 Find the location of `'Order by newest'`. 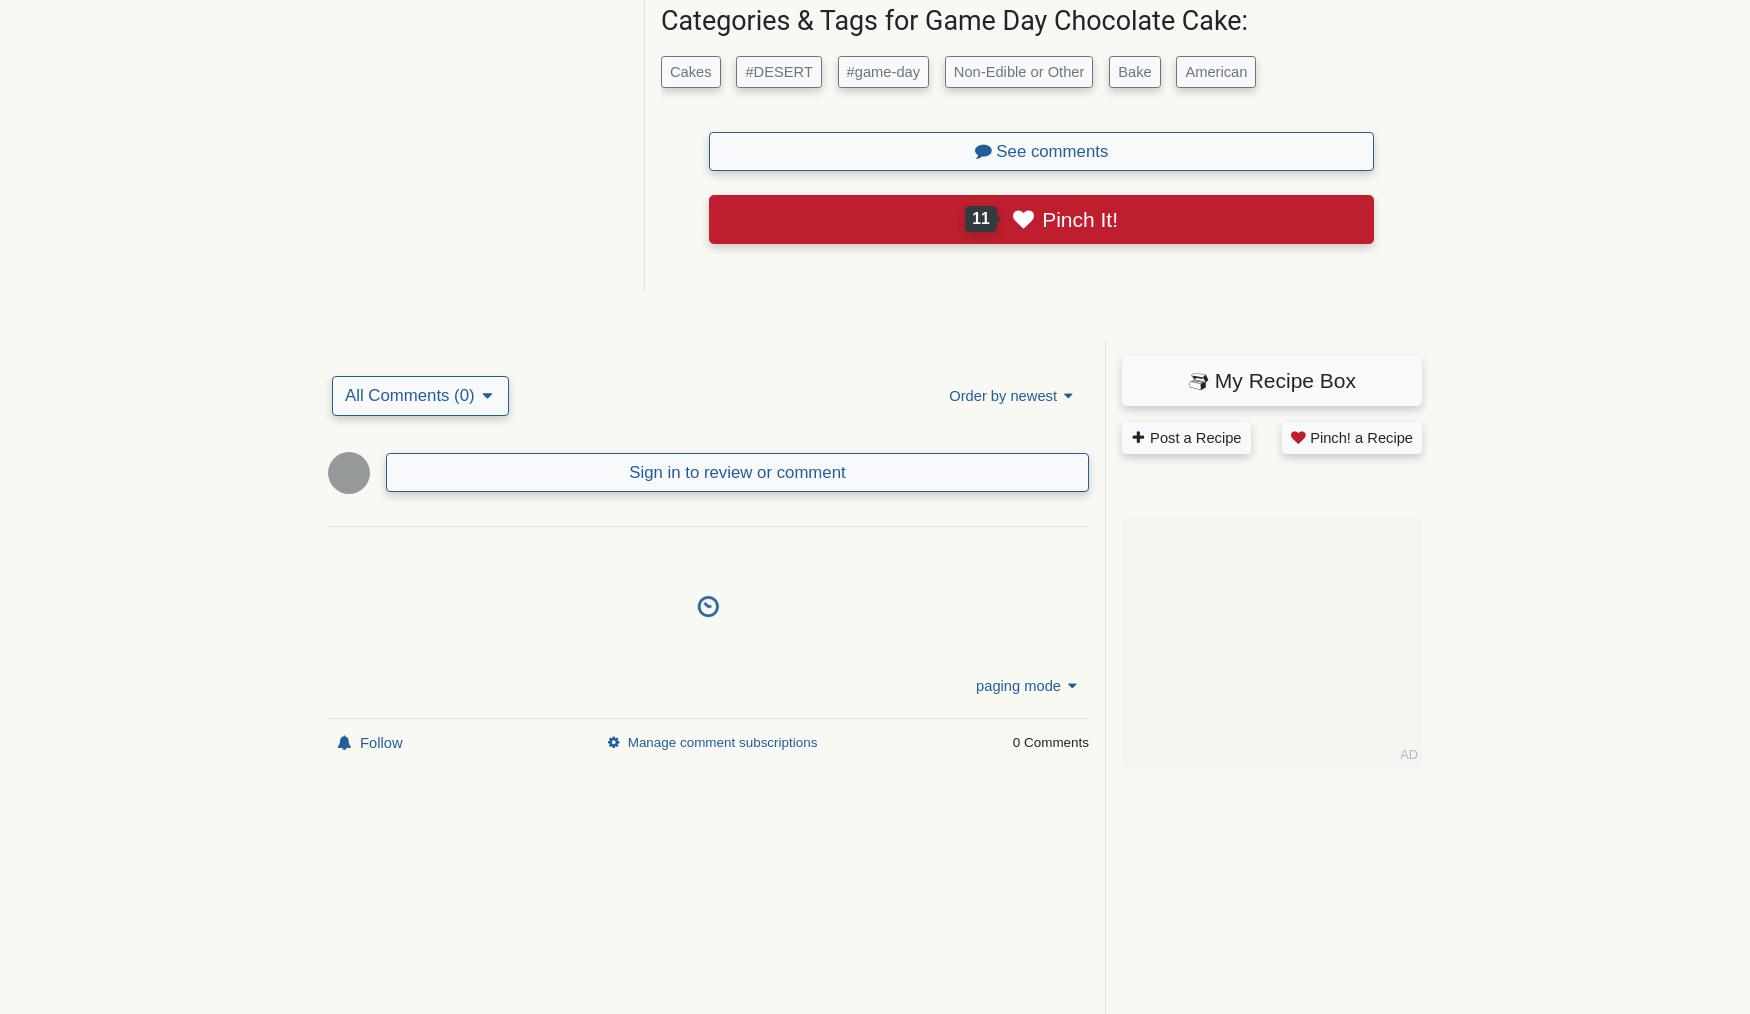

'Order by newest' is located at coordinates (1001, 394).